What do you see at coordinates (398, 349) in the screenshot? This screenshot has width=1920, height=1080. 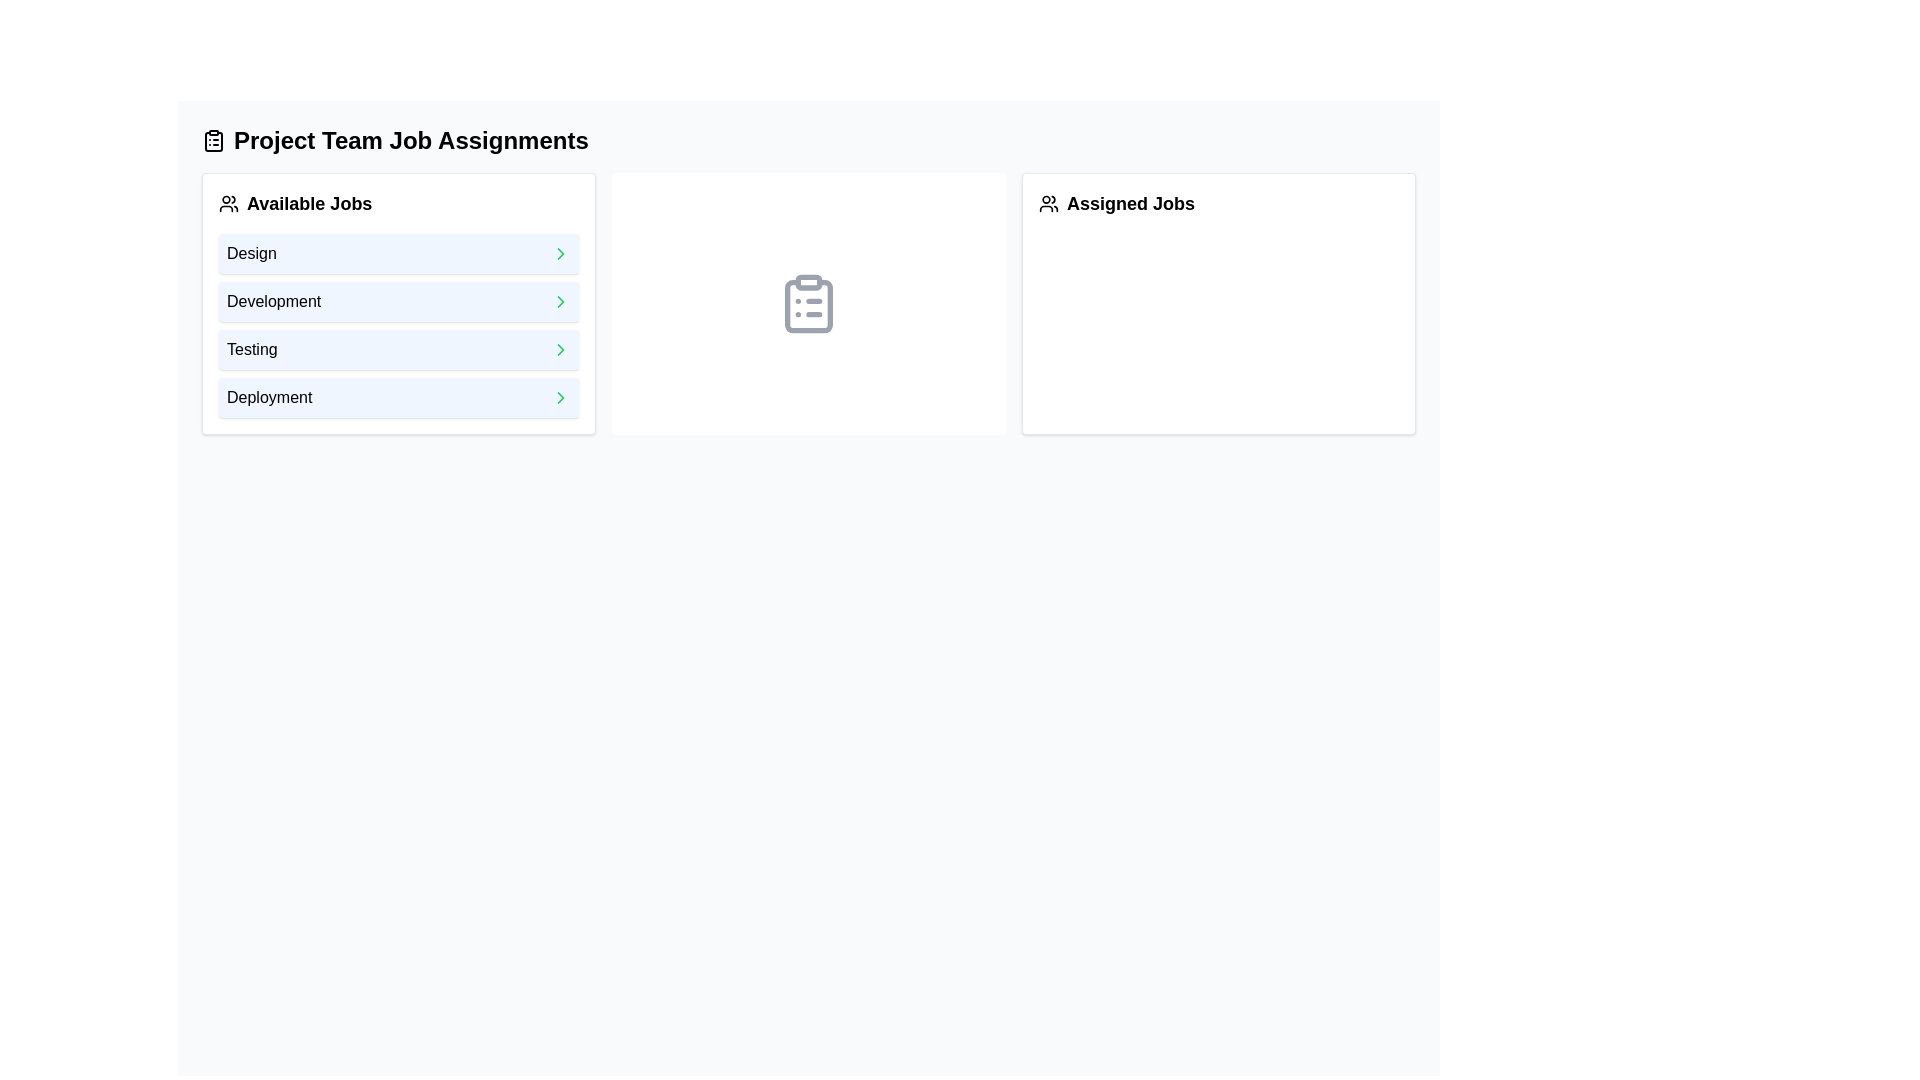 I see `the 'Testing' button` at bounding box center [398, 349].